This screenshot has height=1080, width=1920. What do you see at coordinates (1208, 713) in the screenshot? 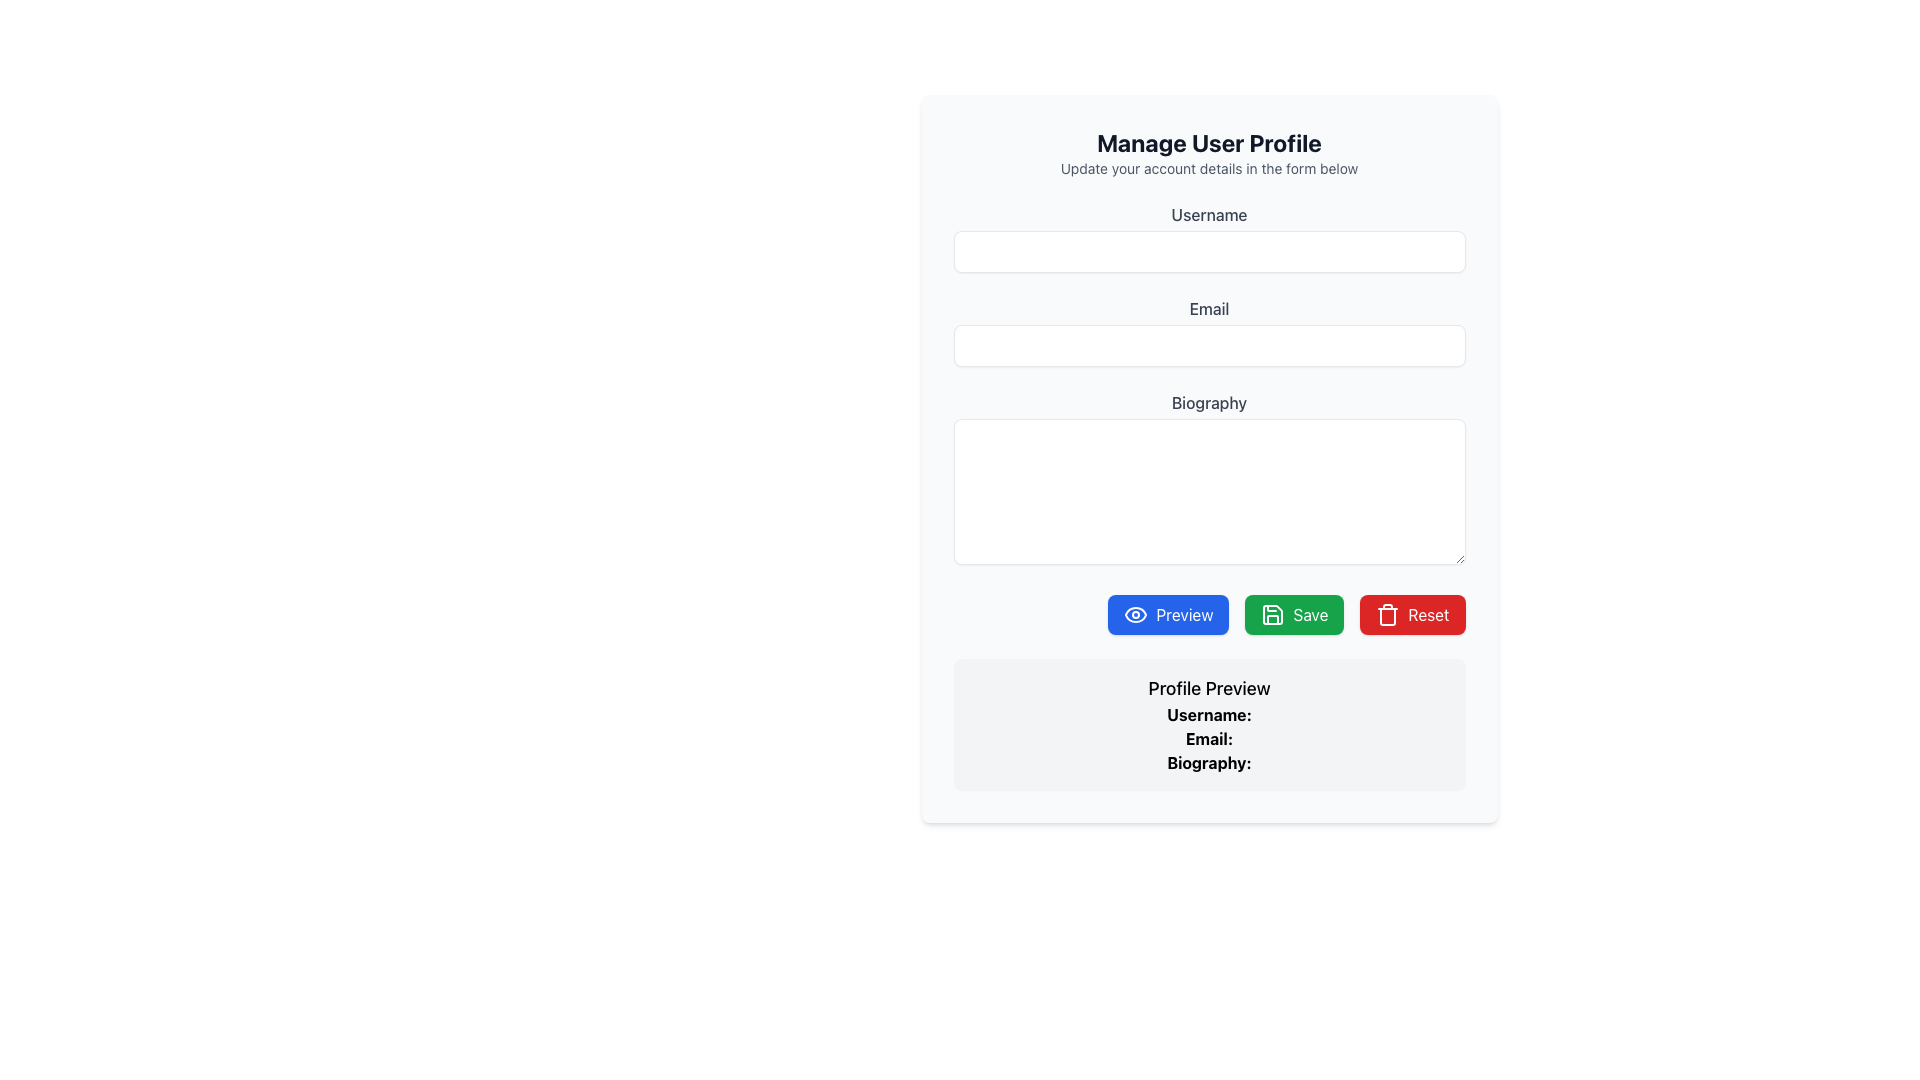
I see `the label indicating the associated username located under the 'Profile Preview' heading, which is the first label in the list above the 'Email:' label` at bounding box center [1208, 713].